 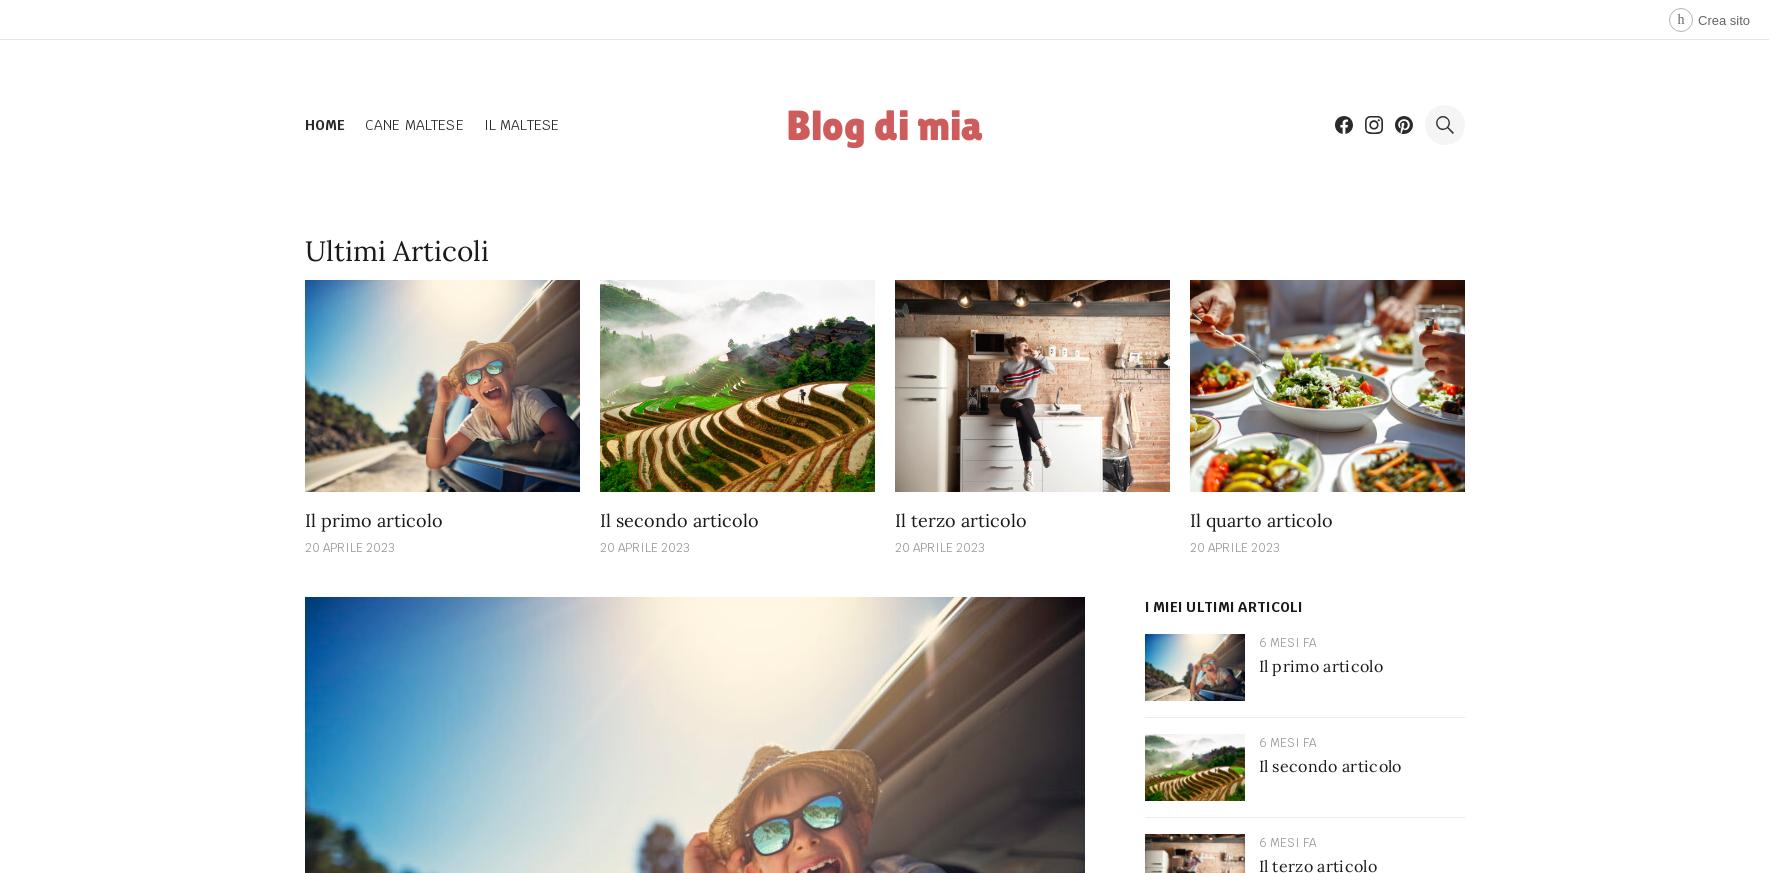 I want to click on 'Il terzo articolo', so click(x=959, y=520).